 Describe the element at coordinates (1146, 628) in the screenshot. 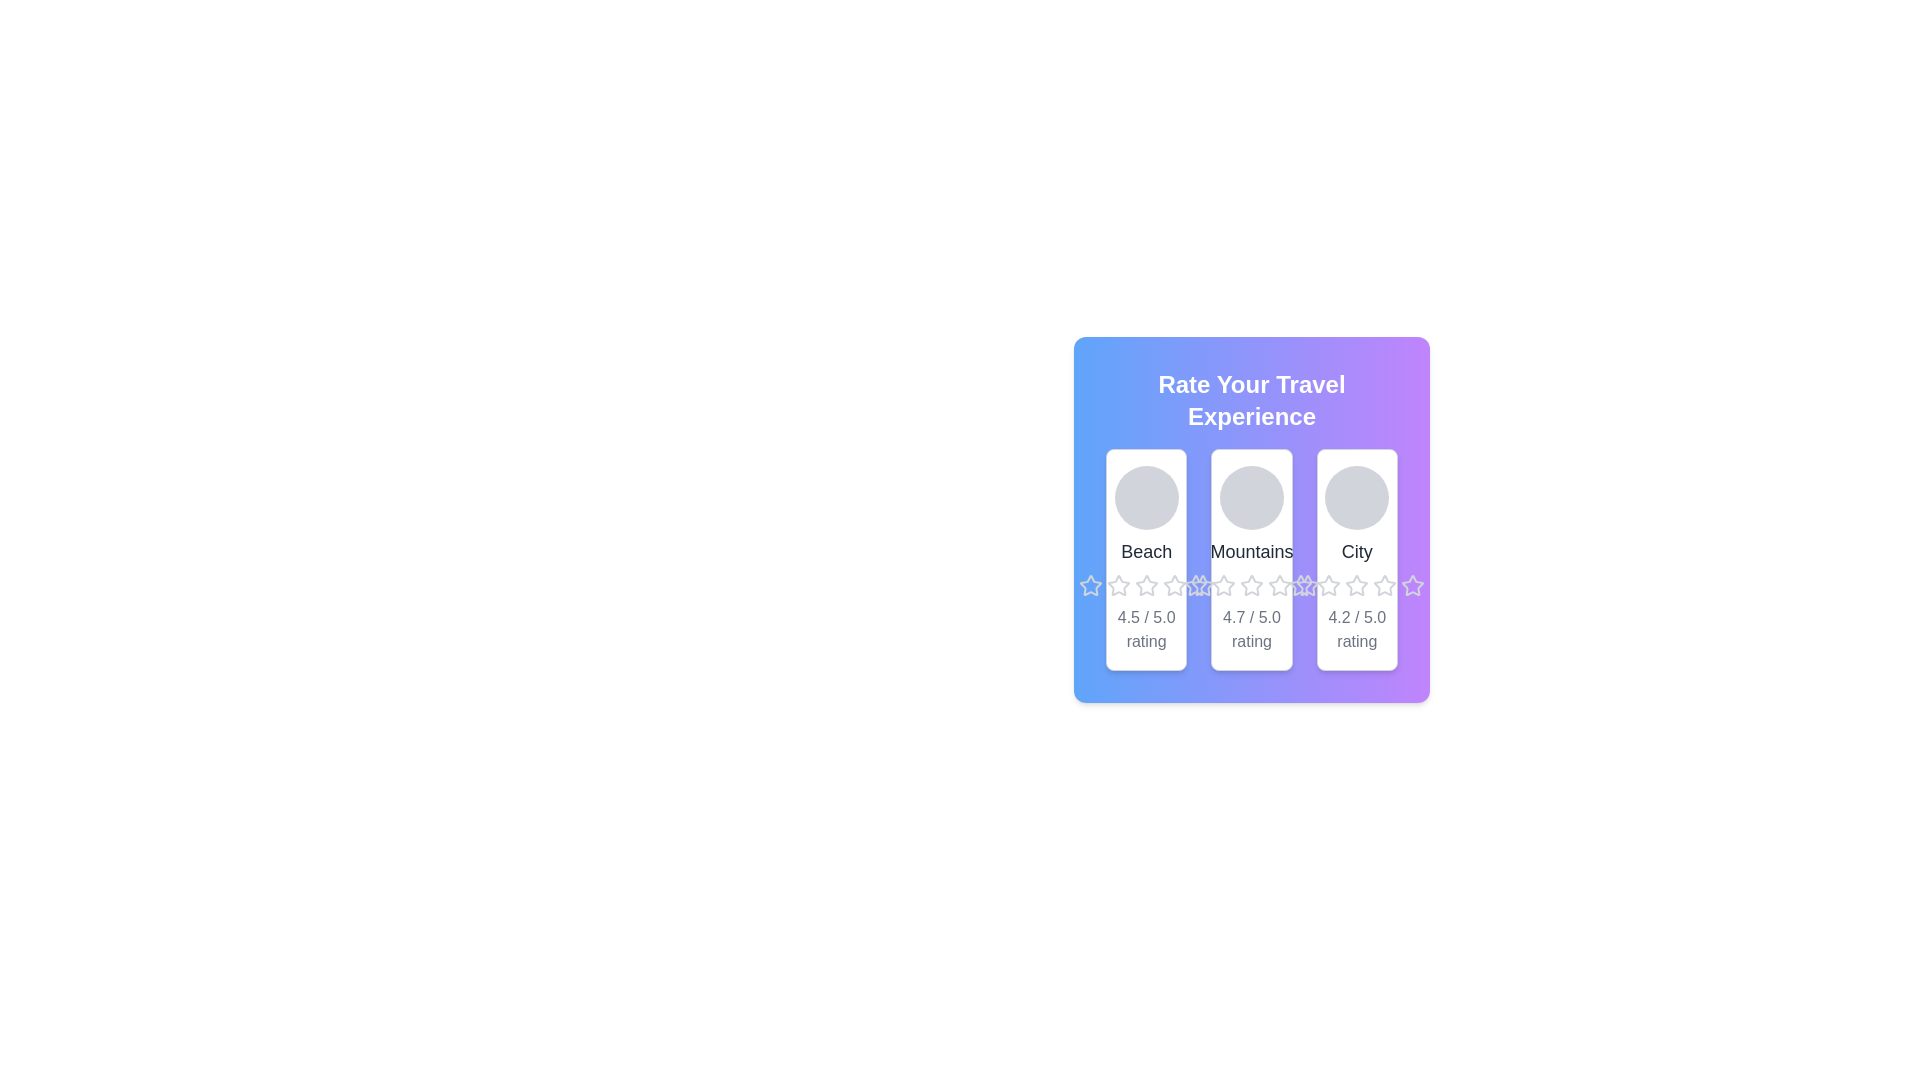

I see `the text displaying the rating value '4.5 / 5.0 rating' located at the bottom of the 'Beach' card, which is styled in light gray and appears below the star rating graphic` at that location.